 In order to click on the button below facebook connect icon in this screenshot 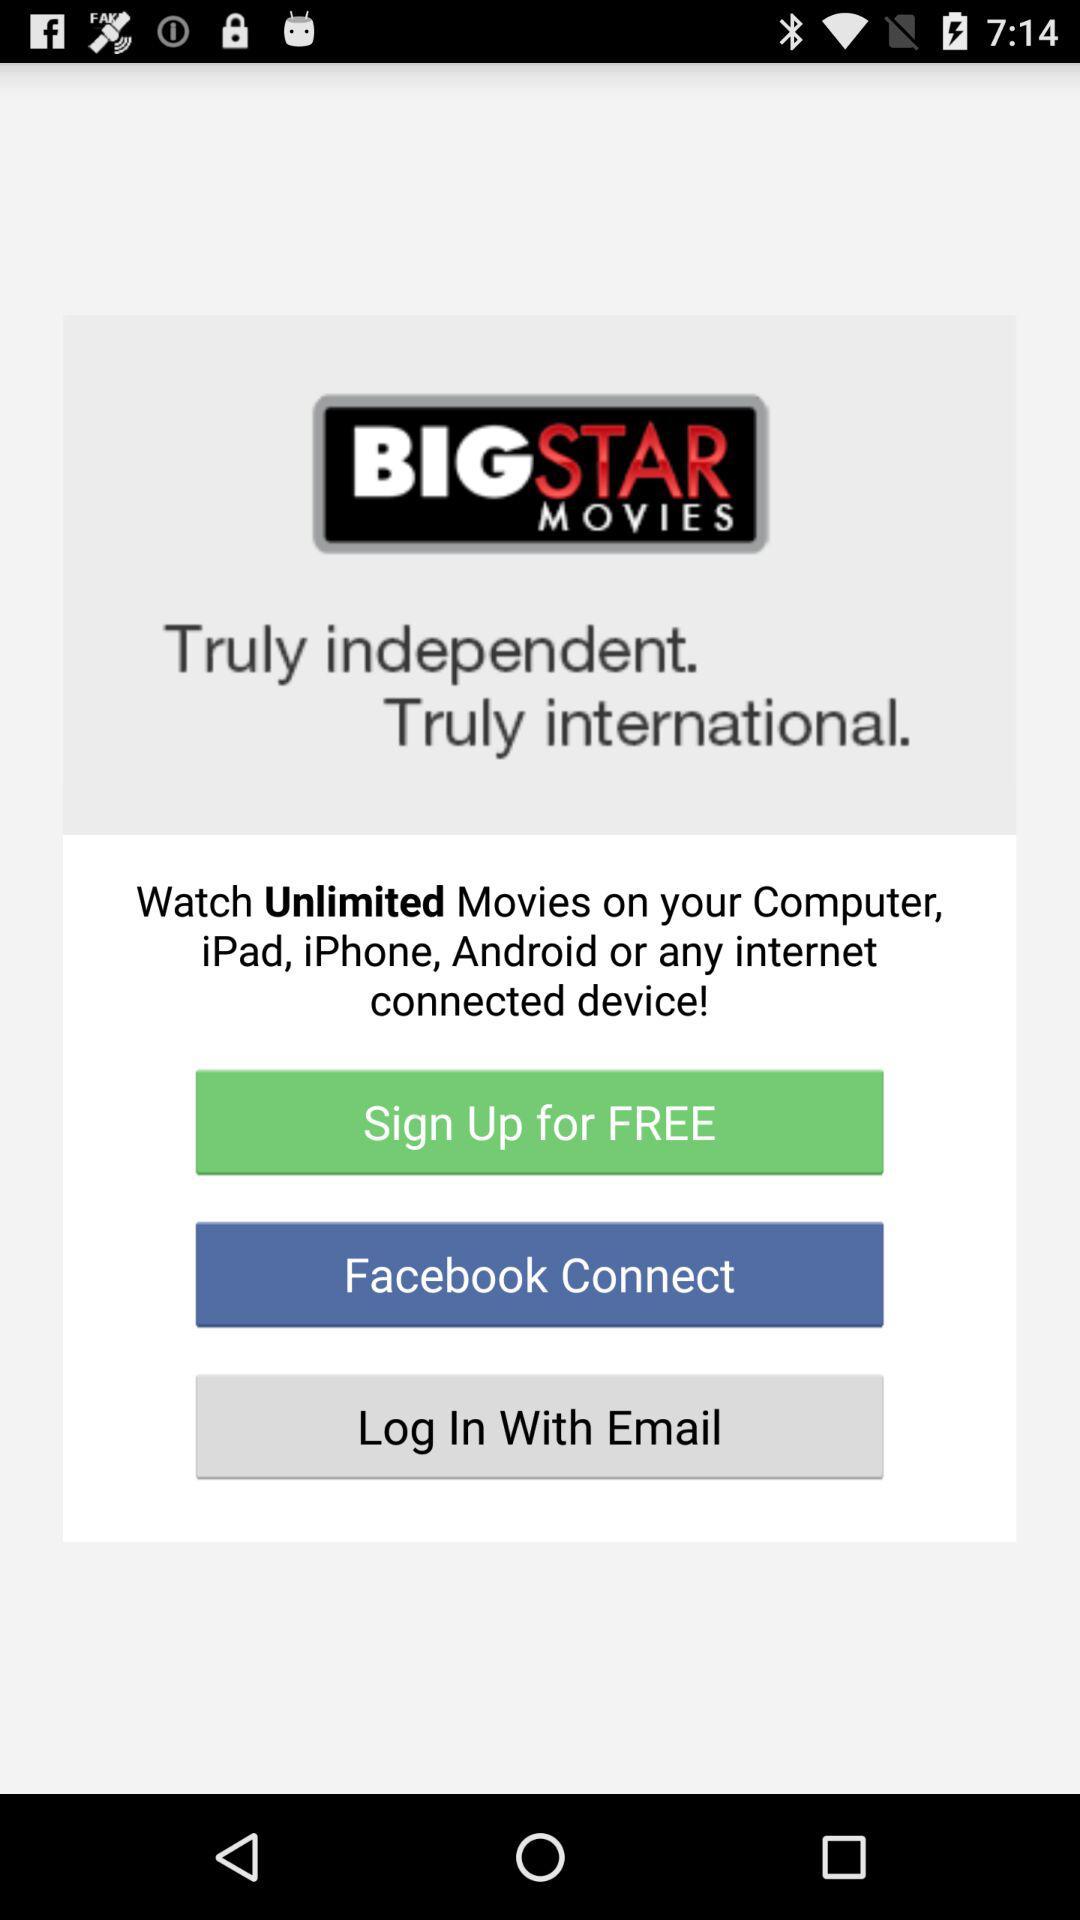, I will do `click(538, 1425)`.